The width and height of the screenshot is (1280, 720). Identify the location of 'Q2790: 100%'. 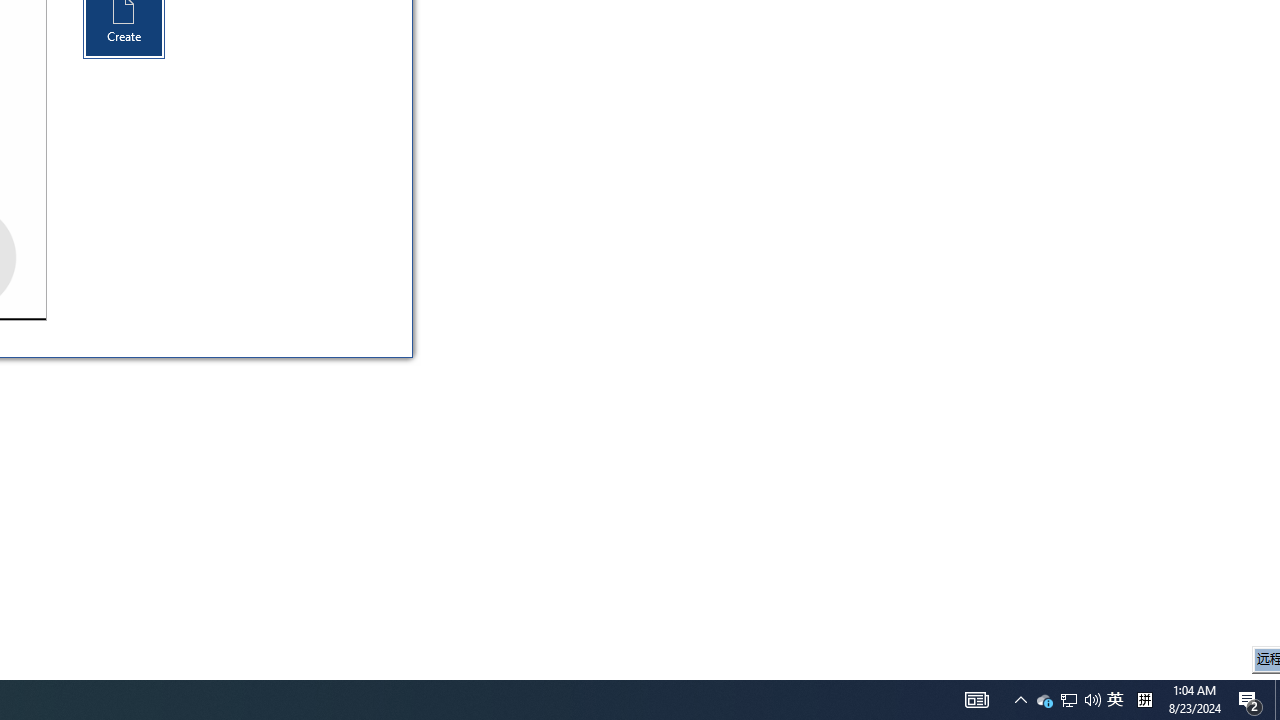
(1067, 698).